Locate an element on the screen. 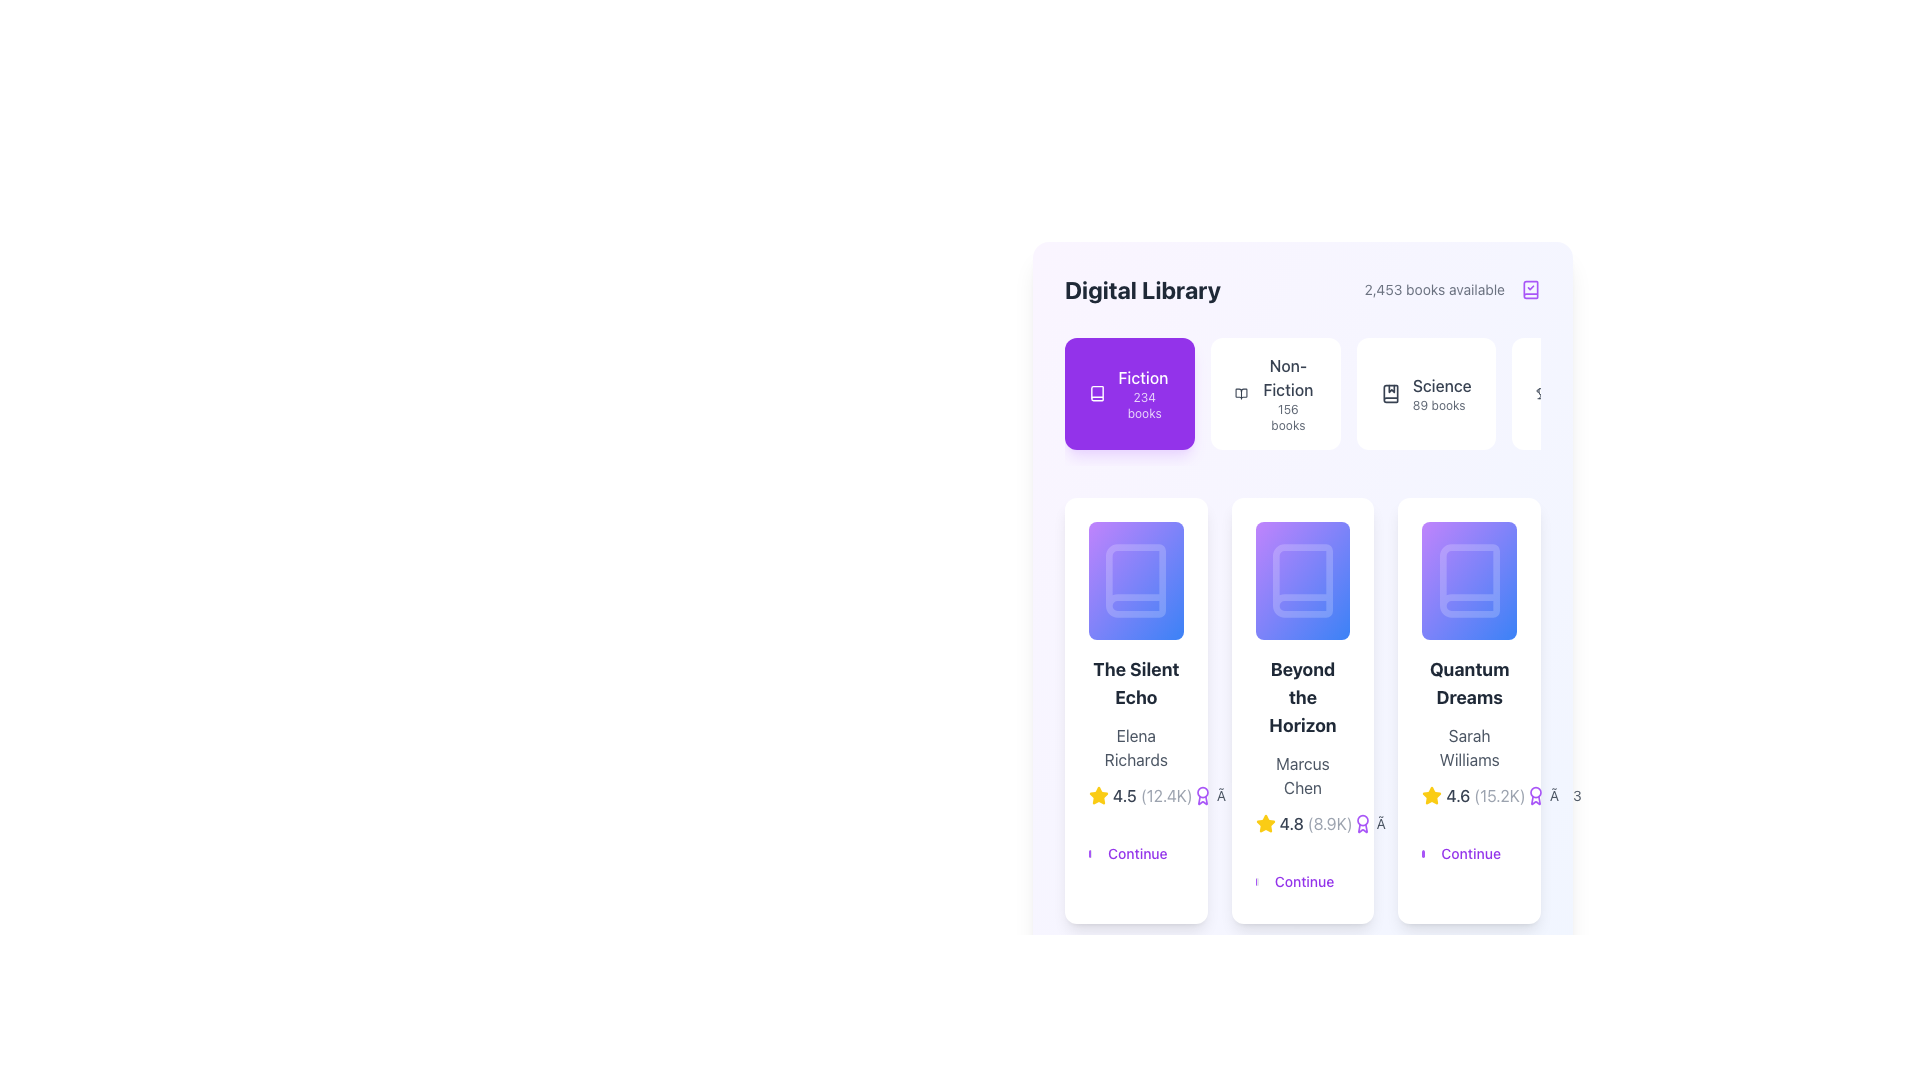 Image resolution: width=1920 pixels, height=1080 pixels. the text label displaying 'Ãx3', which is a small font textual indicator located at the end of the rating sequence under the 'Quantum Dreams' book card, positioned to the right of the purple award icon is located at coordinates (1552, 795).